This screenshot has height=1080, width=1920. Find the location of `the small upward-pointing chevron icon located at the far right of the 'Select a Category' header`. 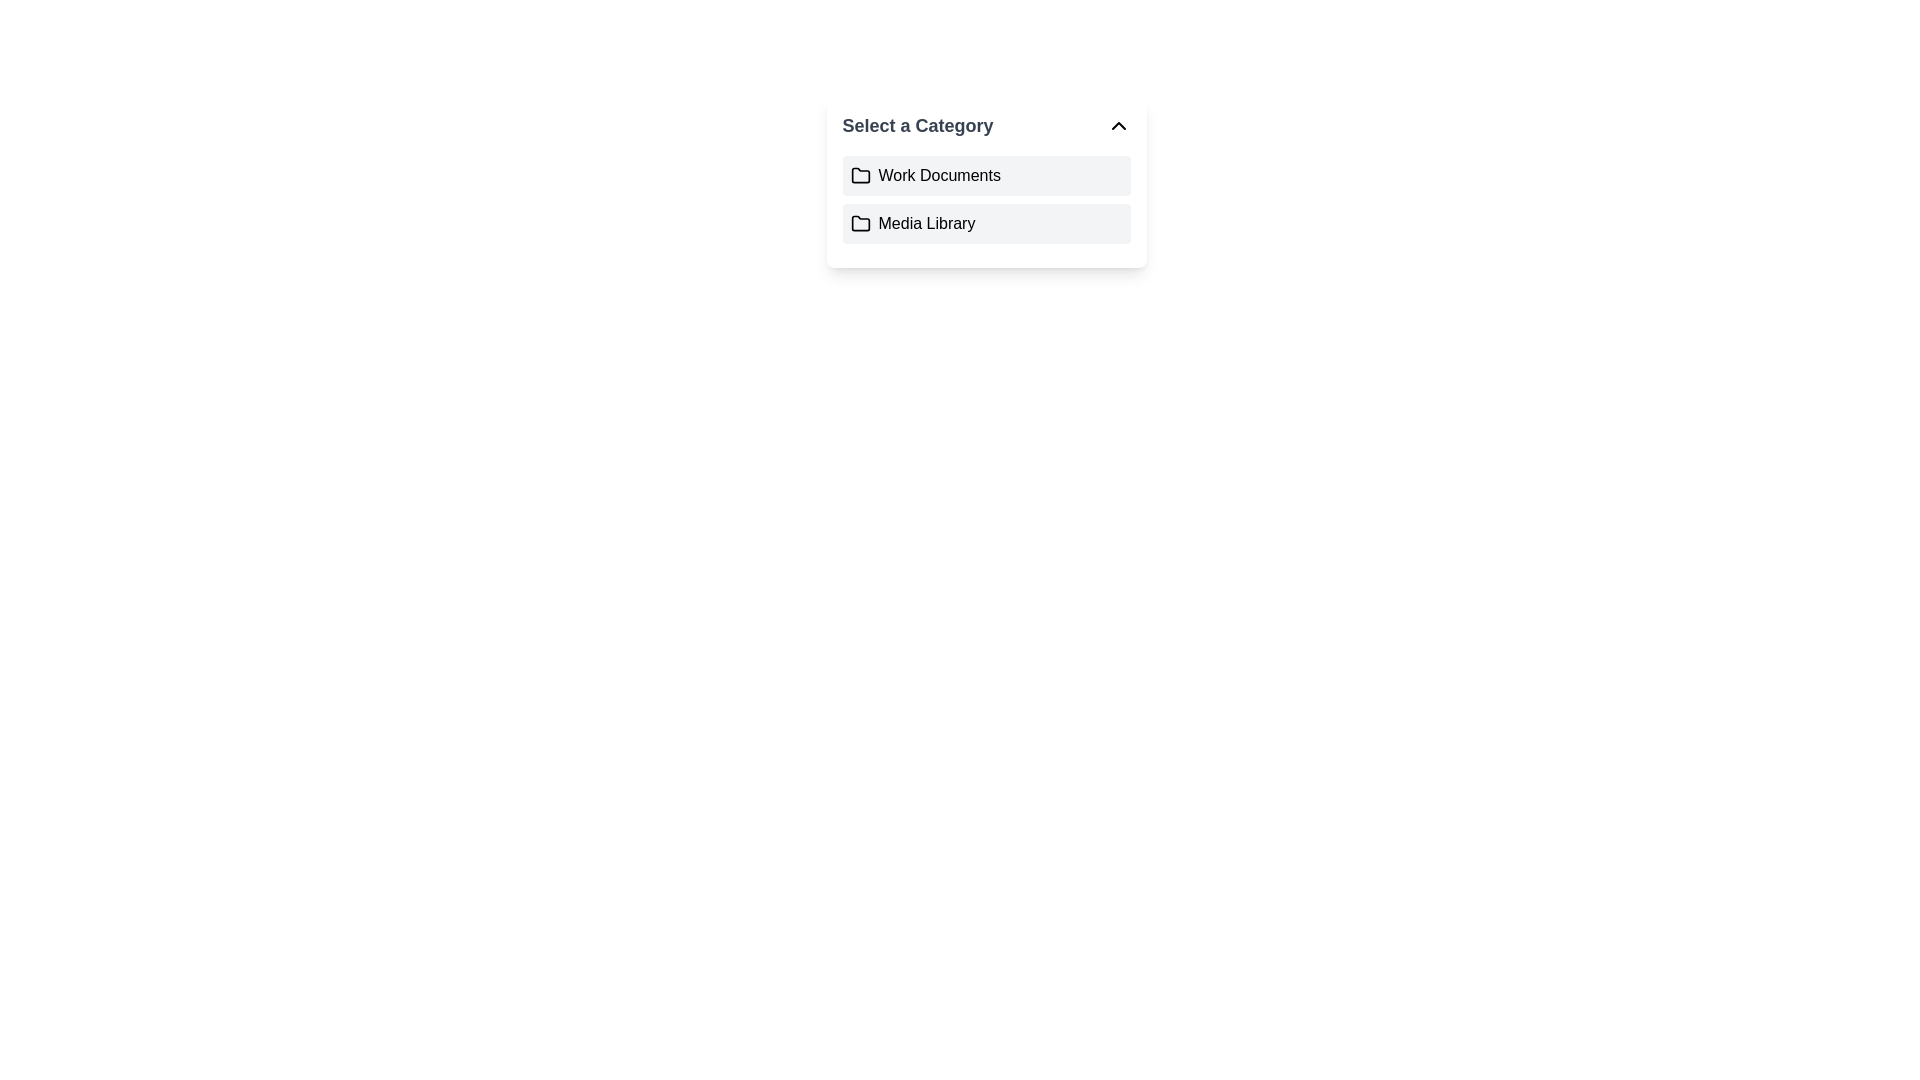

the small upward-pointing chevron icon located at the far right of the 'Select a Category' header is located at coordinates (1117, 126).